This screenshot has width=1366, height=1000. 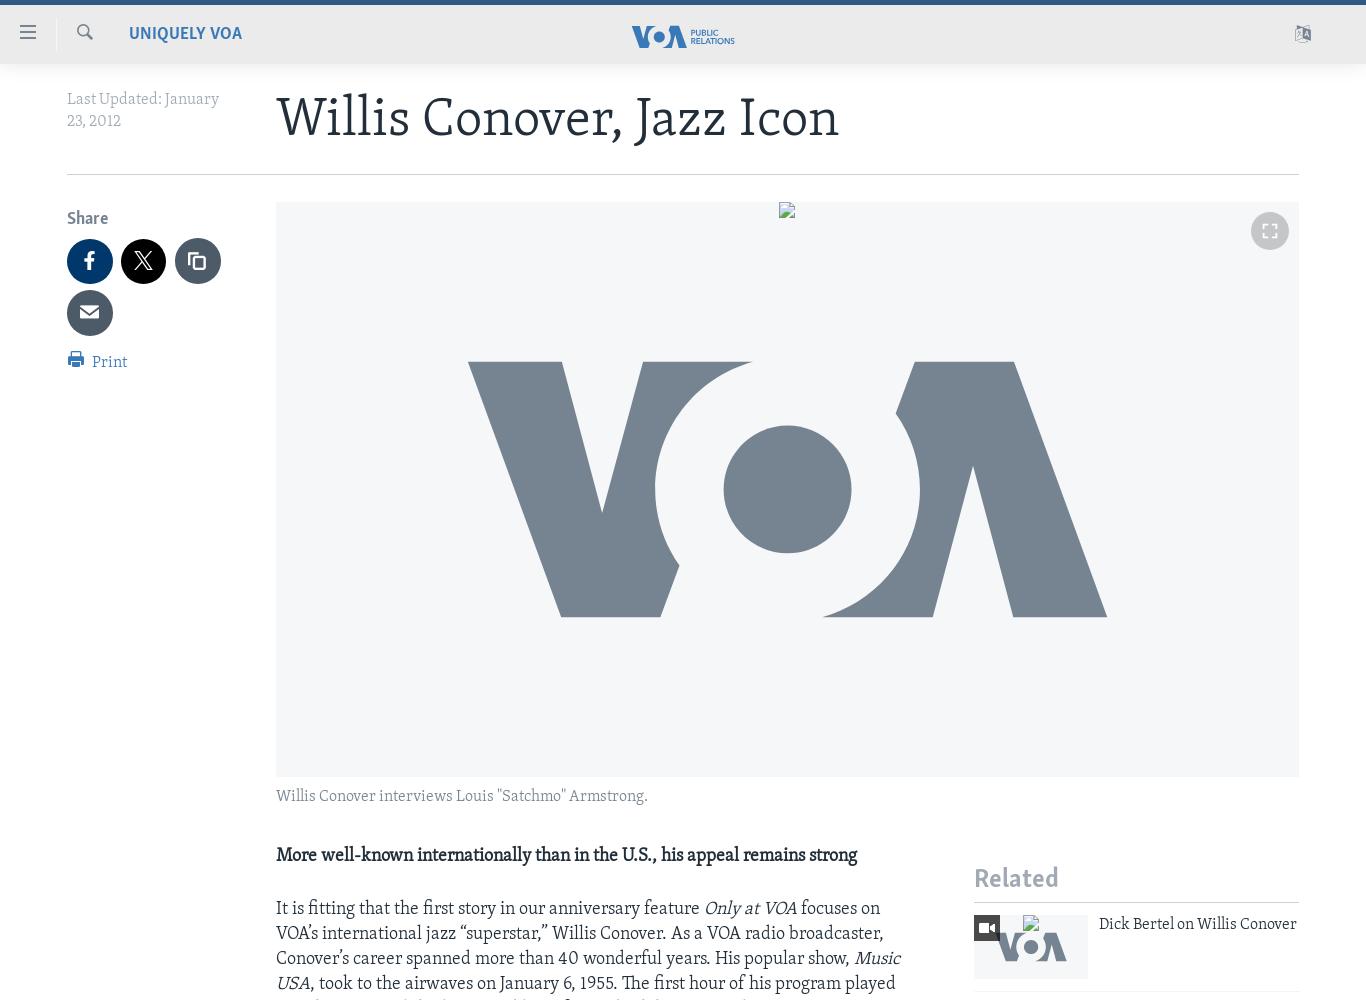 I want to click on 'Related', so click(x=1016, y=880).